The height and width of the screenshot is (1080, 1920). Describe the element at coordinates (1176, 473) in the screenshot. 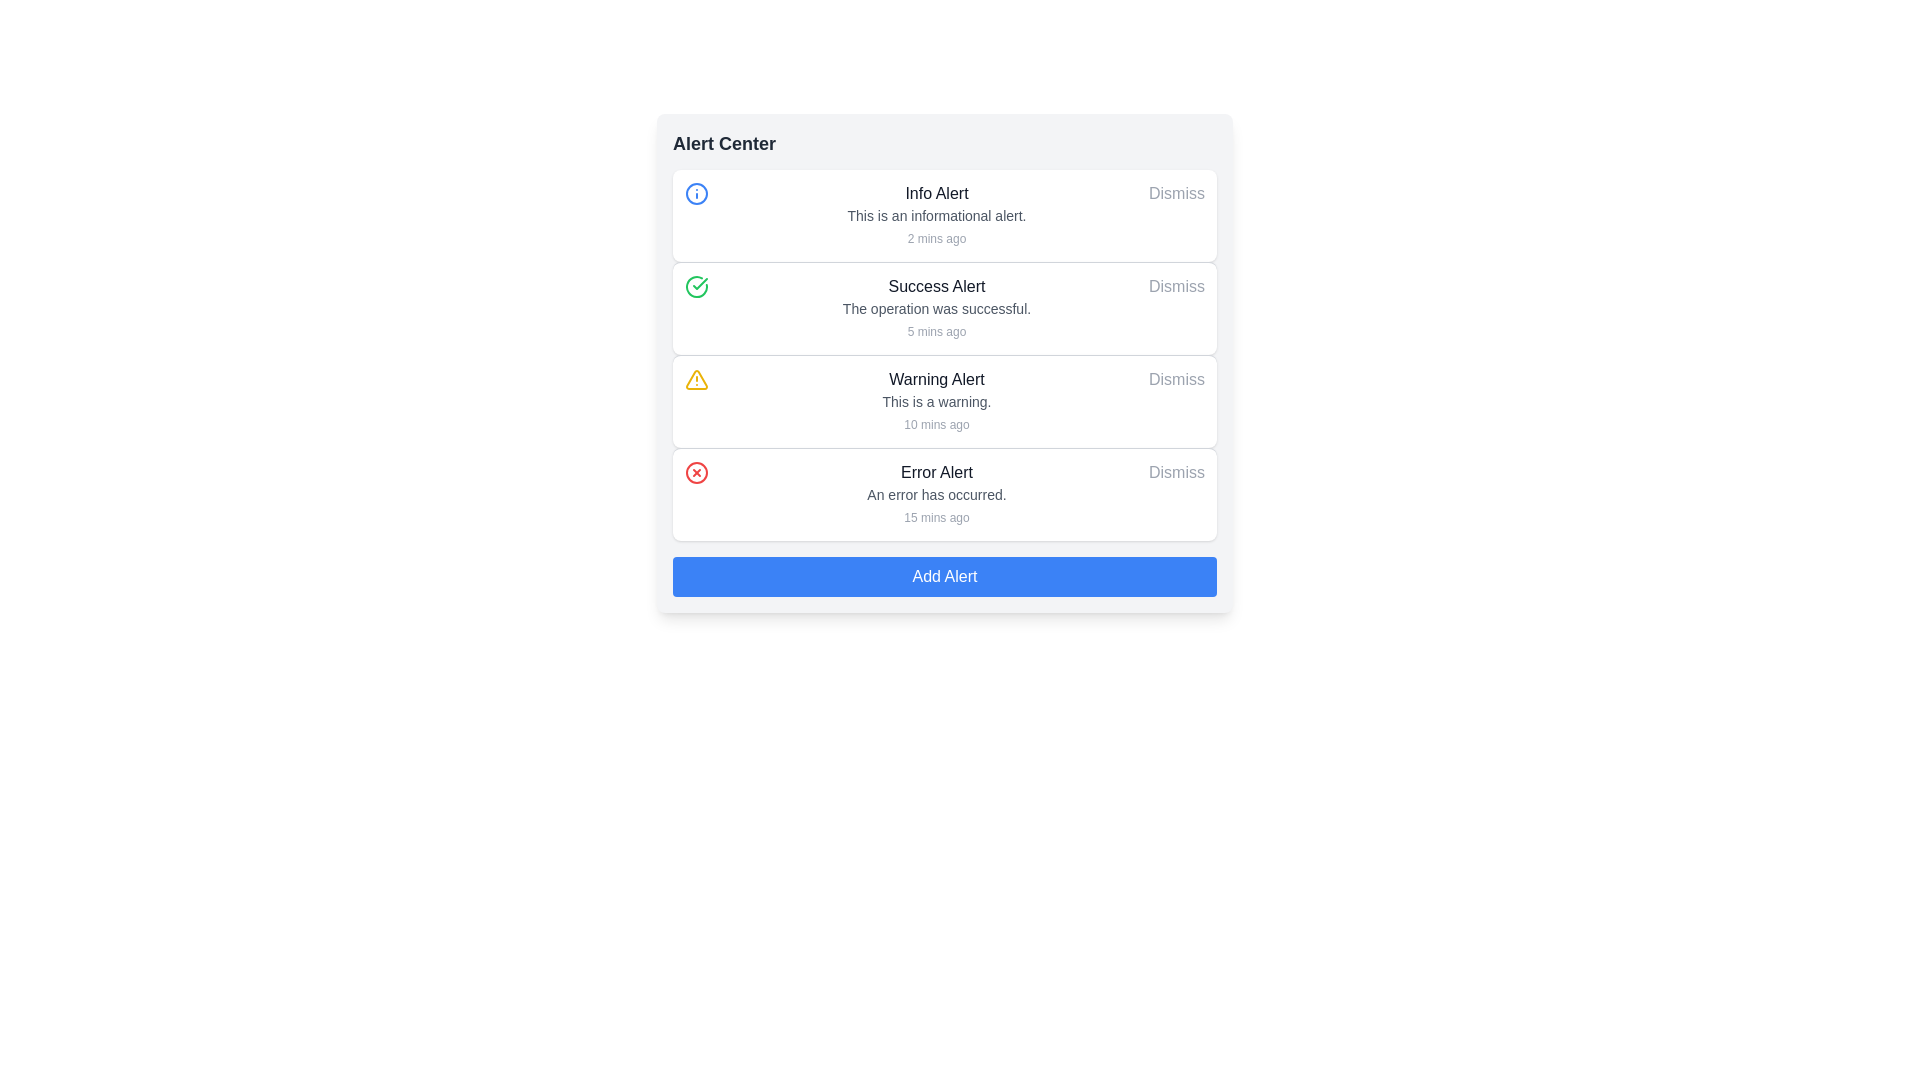

I see `the dismiss button for the 'Error Alert' notification to change its color` at that location.